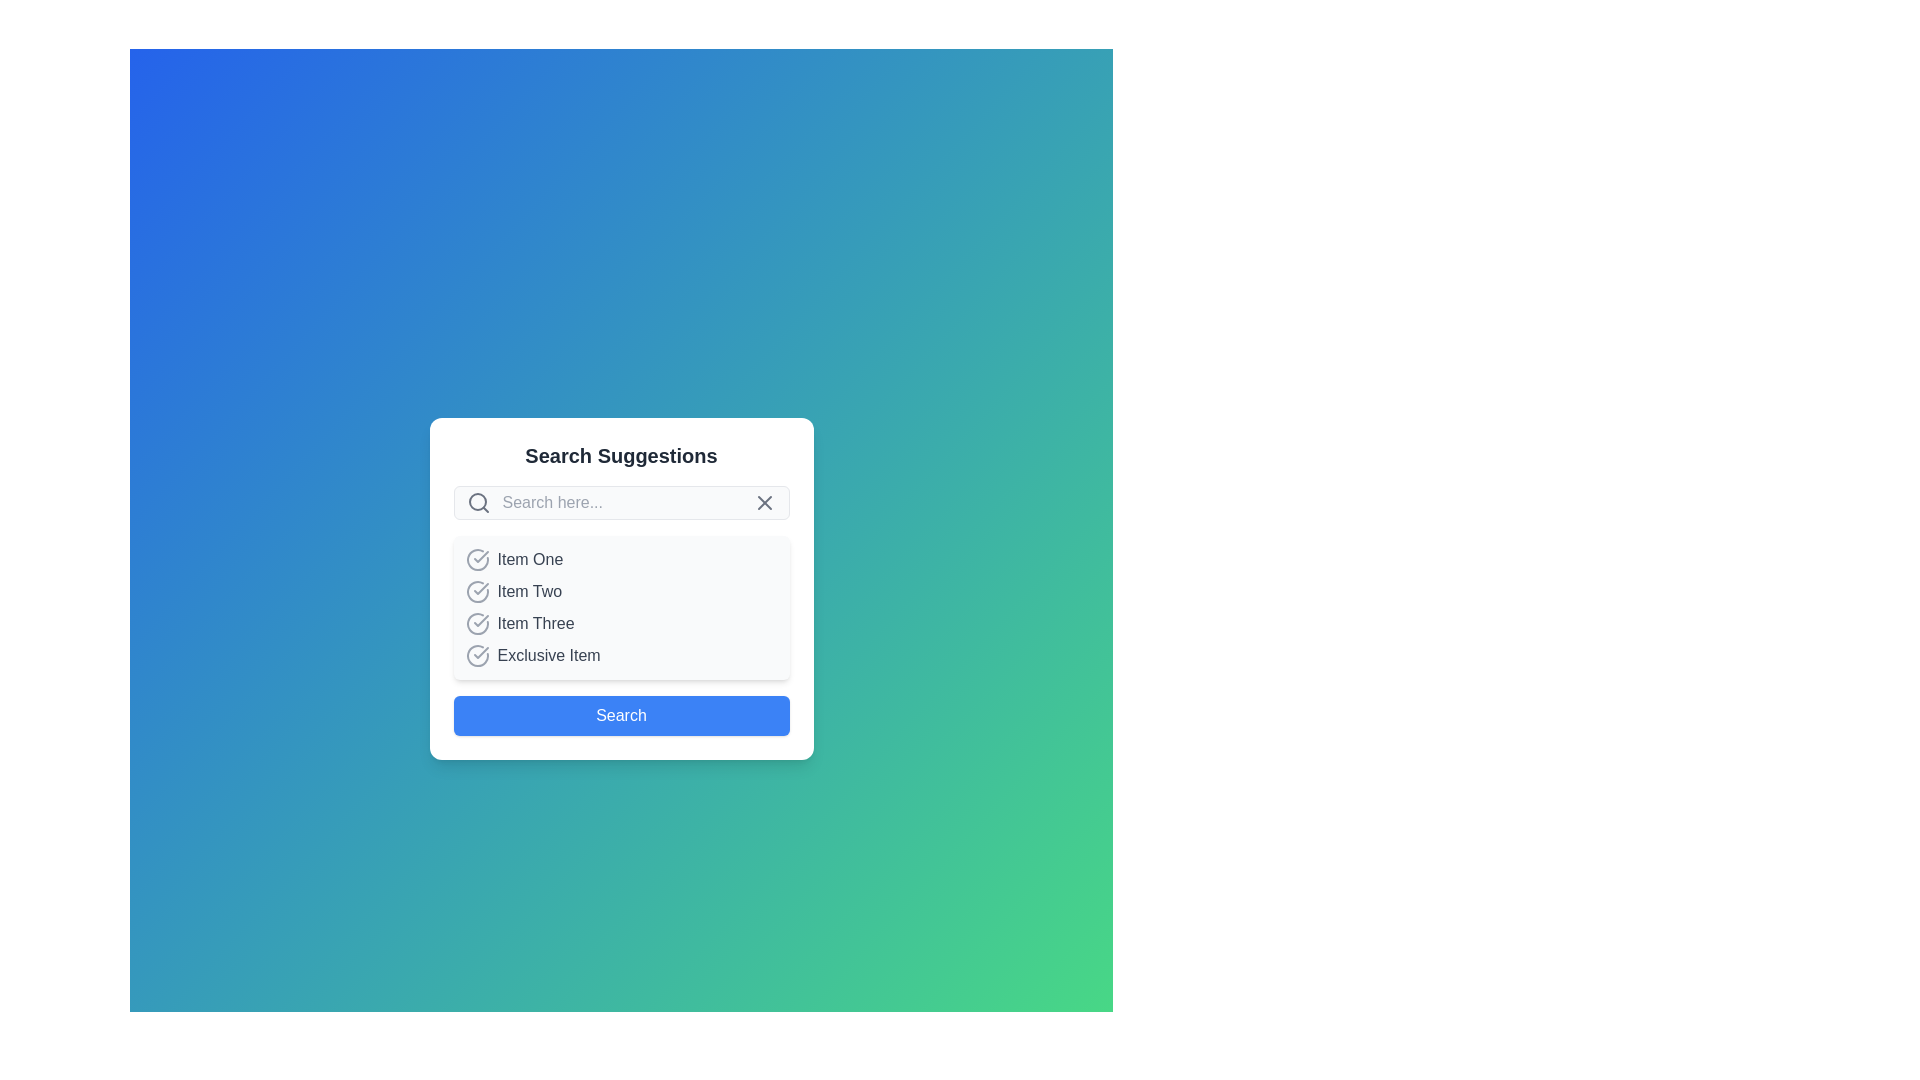  I want to click on the search icon represented by a circle, located on the leftmost side of the 'Search here...' text input box in the 'Search Suggestions' modal window, so click(476, 500).